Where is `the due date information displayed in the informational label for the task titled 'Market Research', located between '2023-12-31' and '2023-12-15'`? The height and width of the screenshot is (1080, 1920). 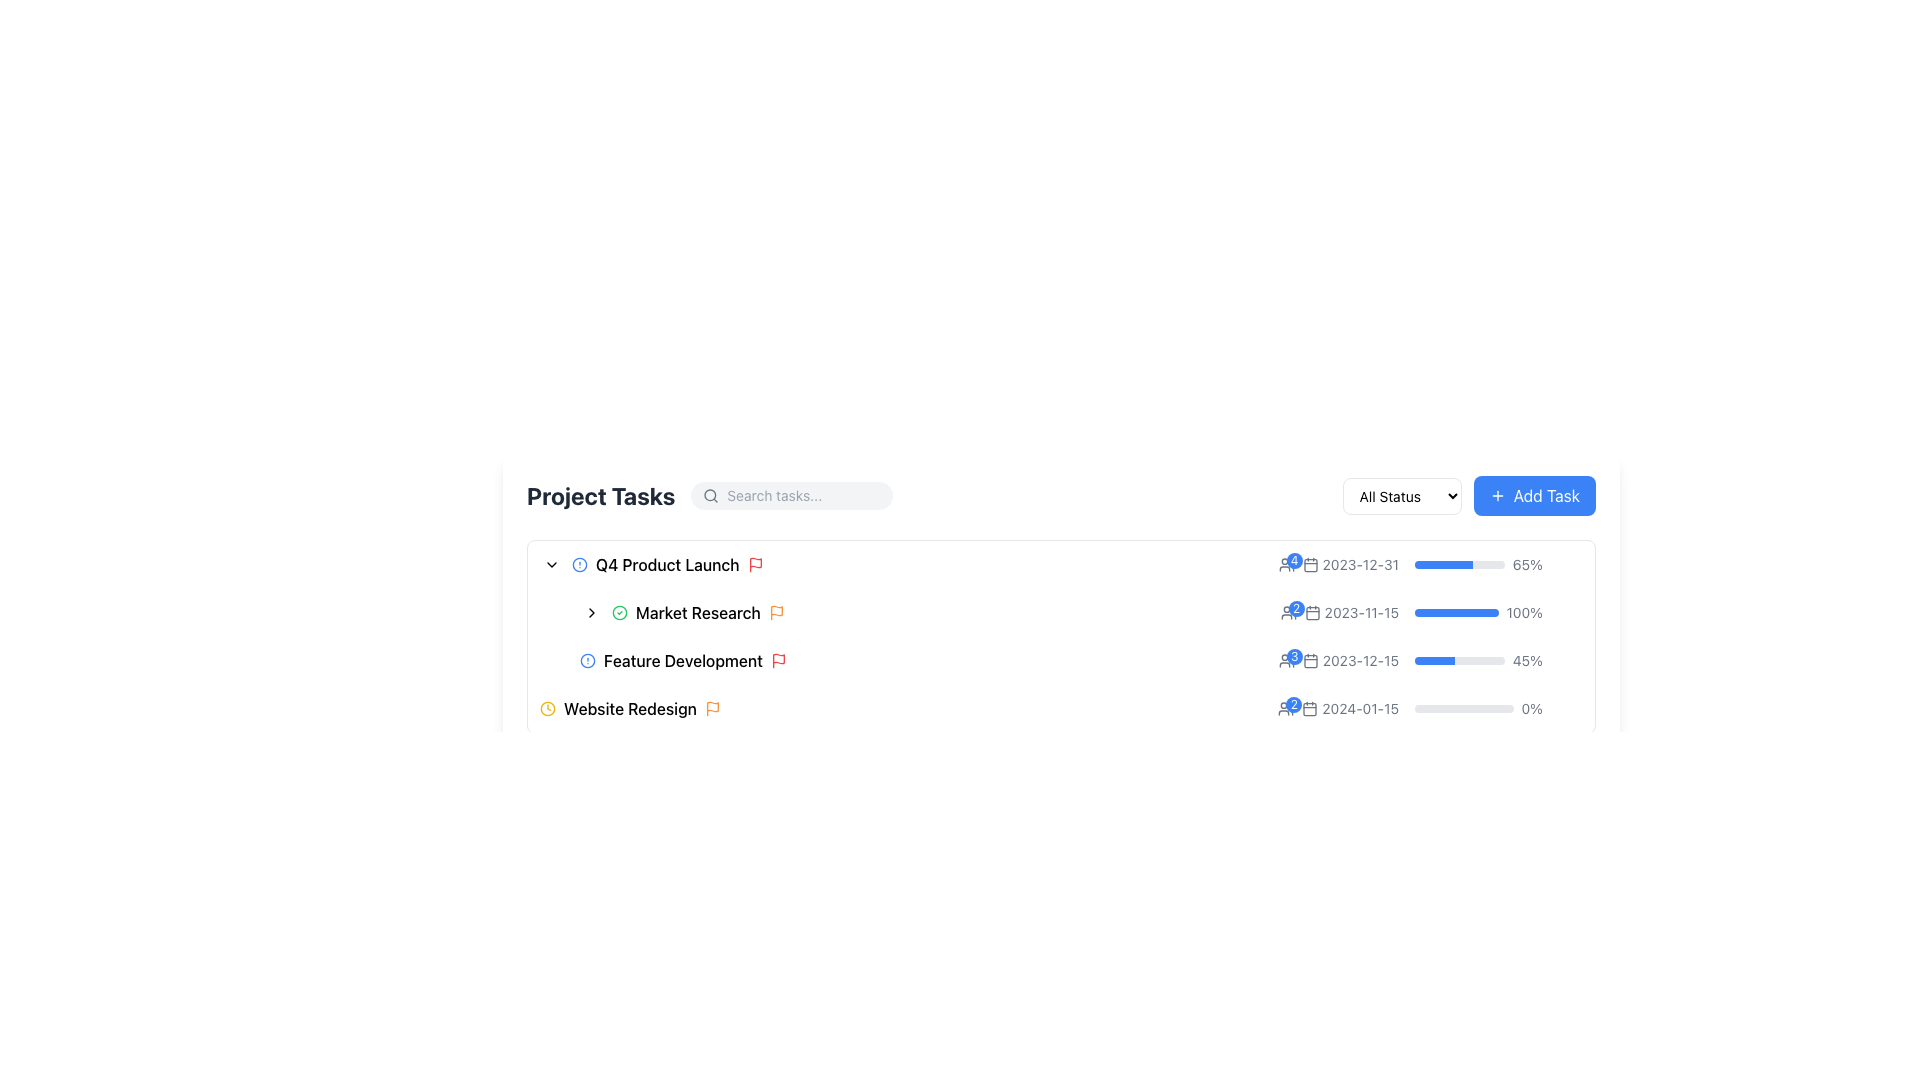 the due date information displayed in the informational label for the task titled 'Market Research', located between '2023-12-31' and '2023-12-15' is located at coordinates (1351, 612).